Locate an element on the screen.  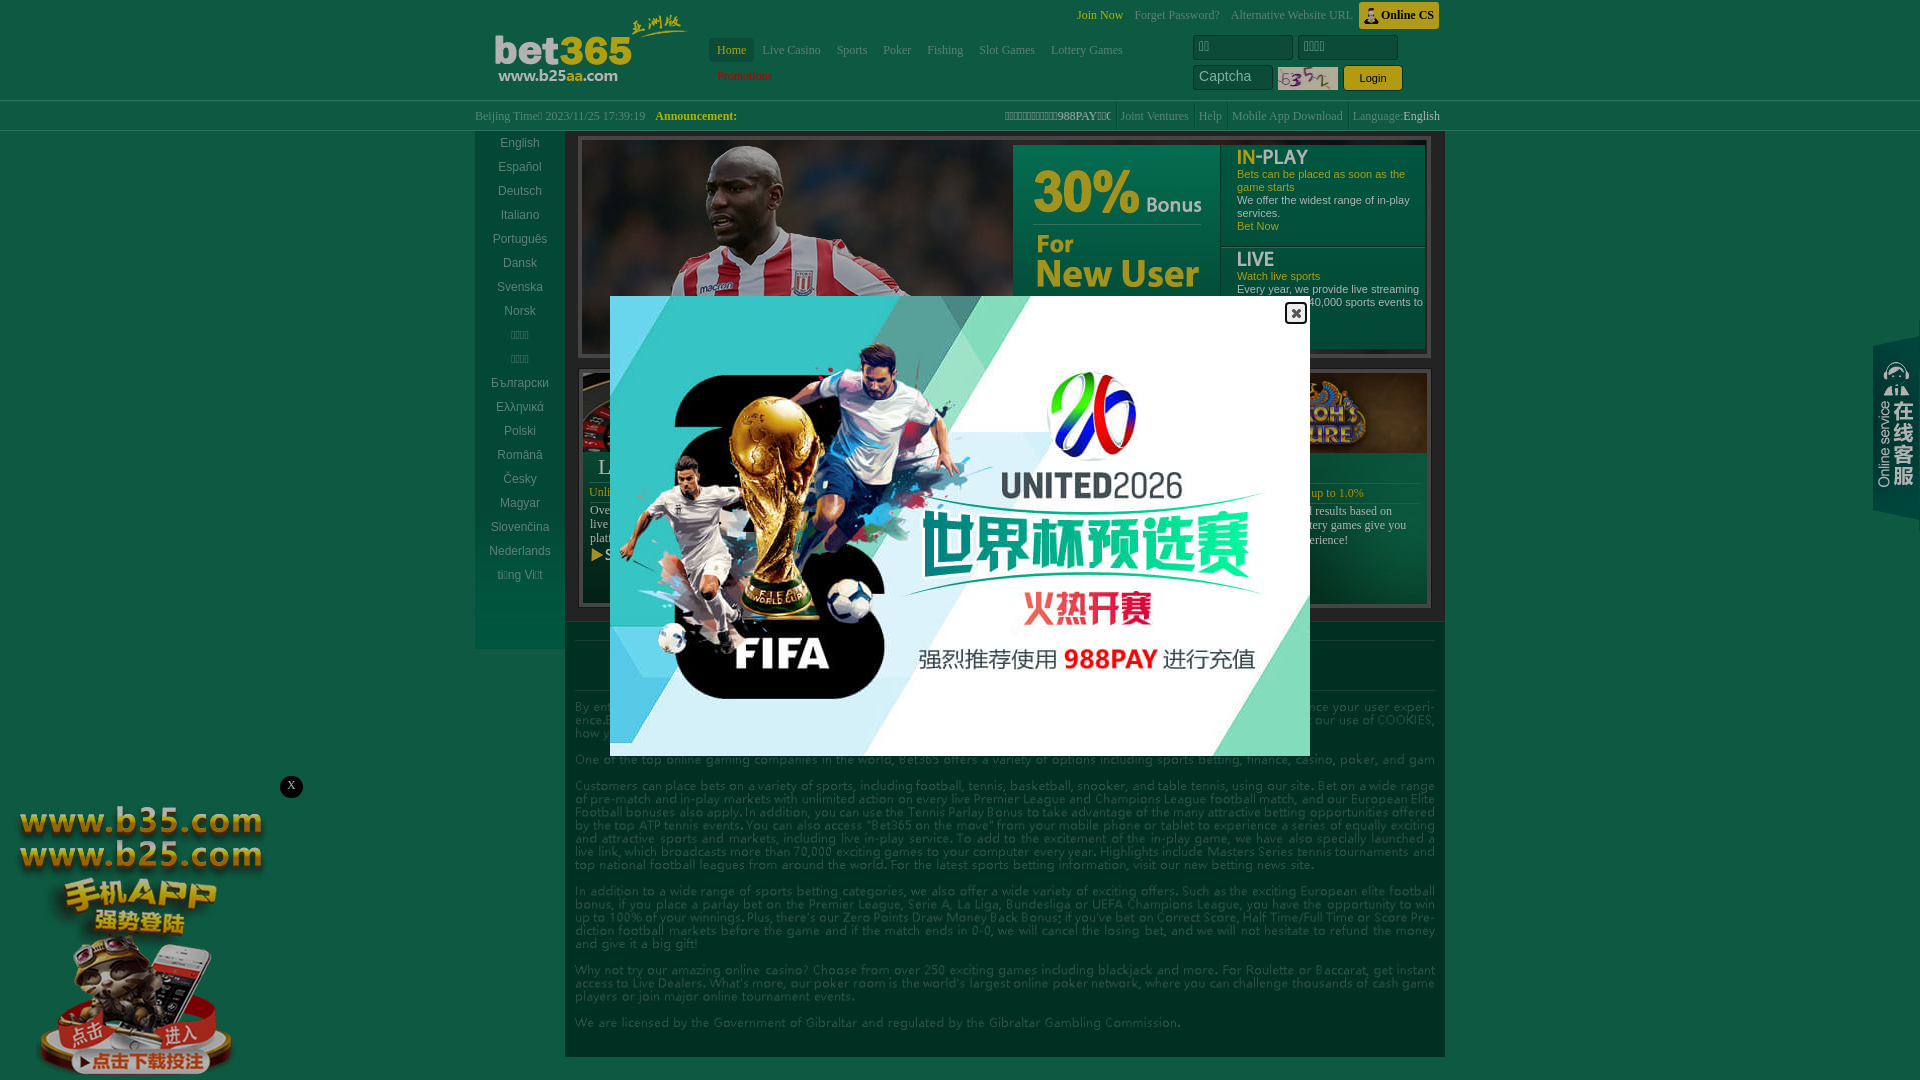
'Mobile App Download' is located at coordinates (1287, 115).